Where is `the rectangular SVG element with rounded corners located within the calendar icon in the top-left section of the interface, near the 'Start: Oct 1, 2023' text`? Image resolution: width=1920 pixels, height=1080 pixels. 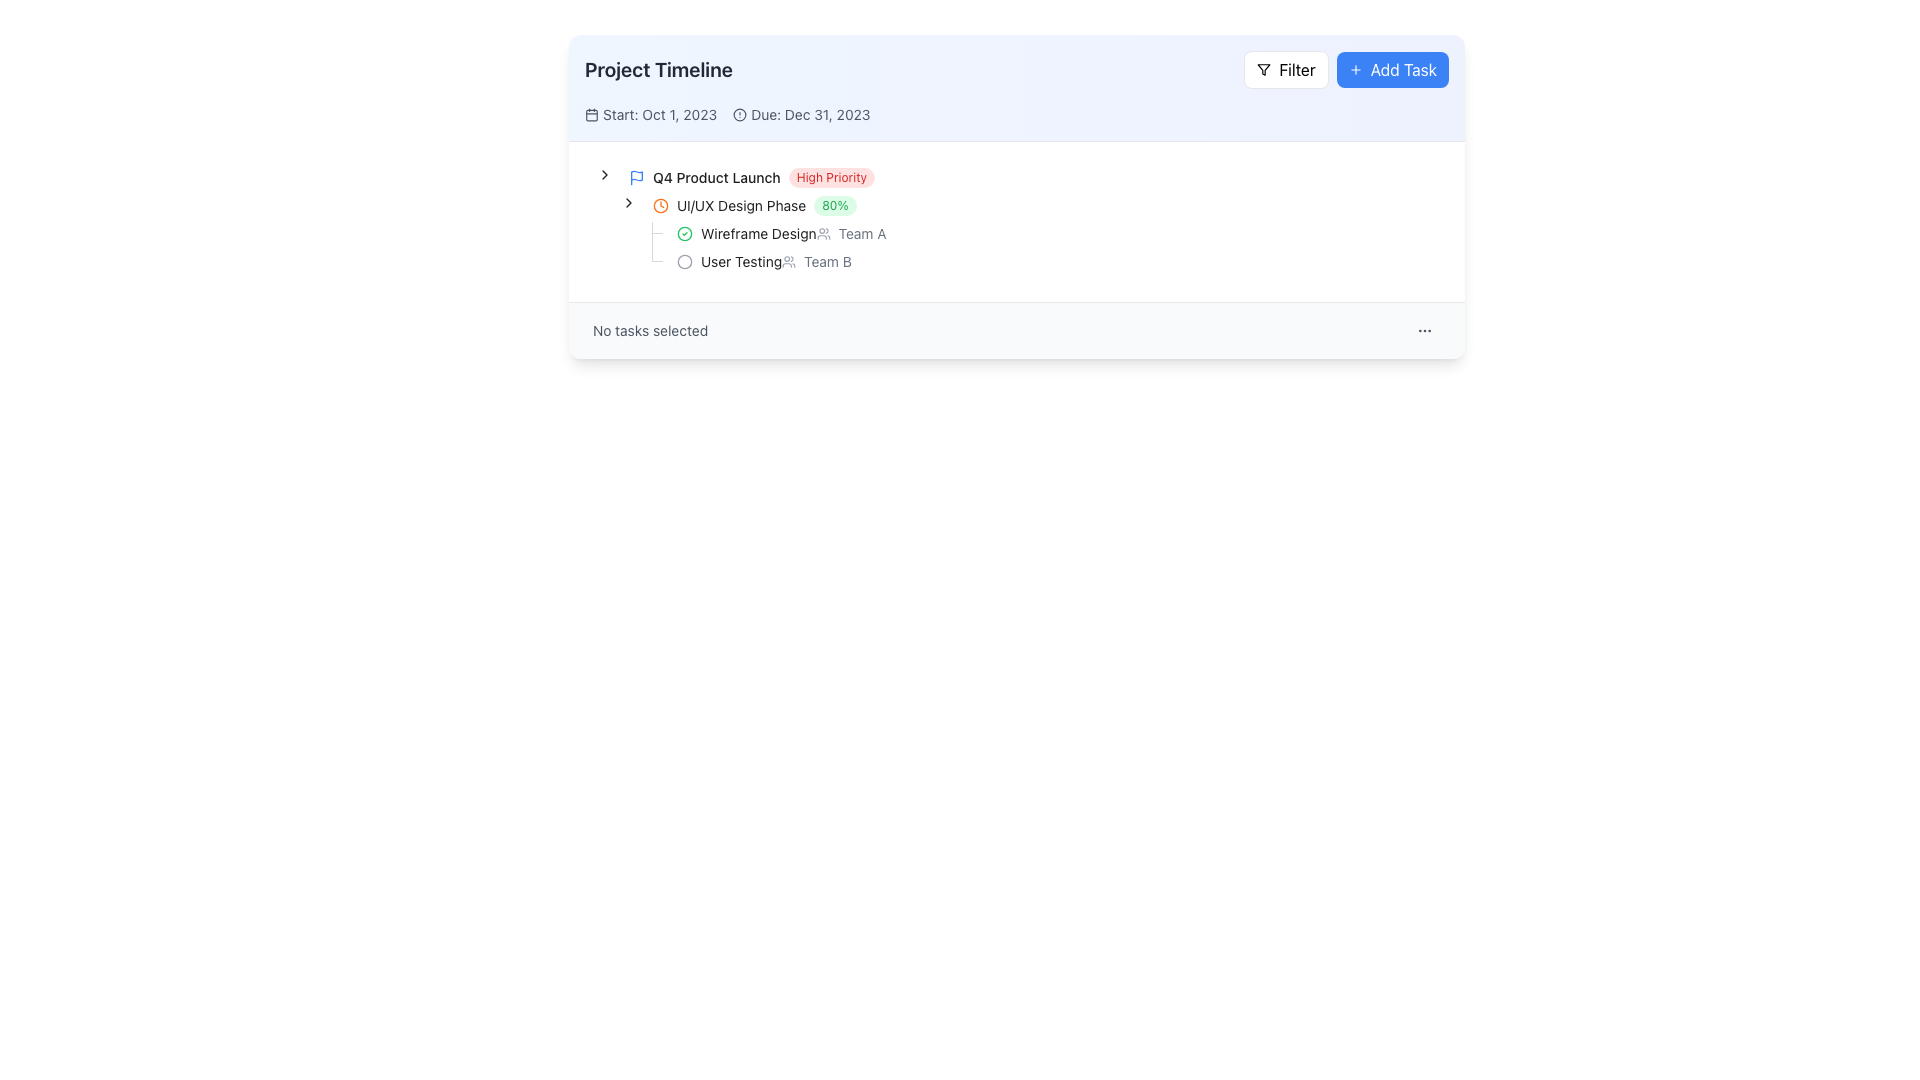 the rectangular SVG element with rounded corners located within the calendar icon in the top-left section of the interface, near the 'Start: Oct 1, 2023' text is located at coordinates (590, 115).